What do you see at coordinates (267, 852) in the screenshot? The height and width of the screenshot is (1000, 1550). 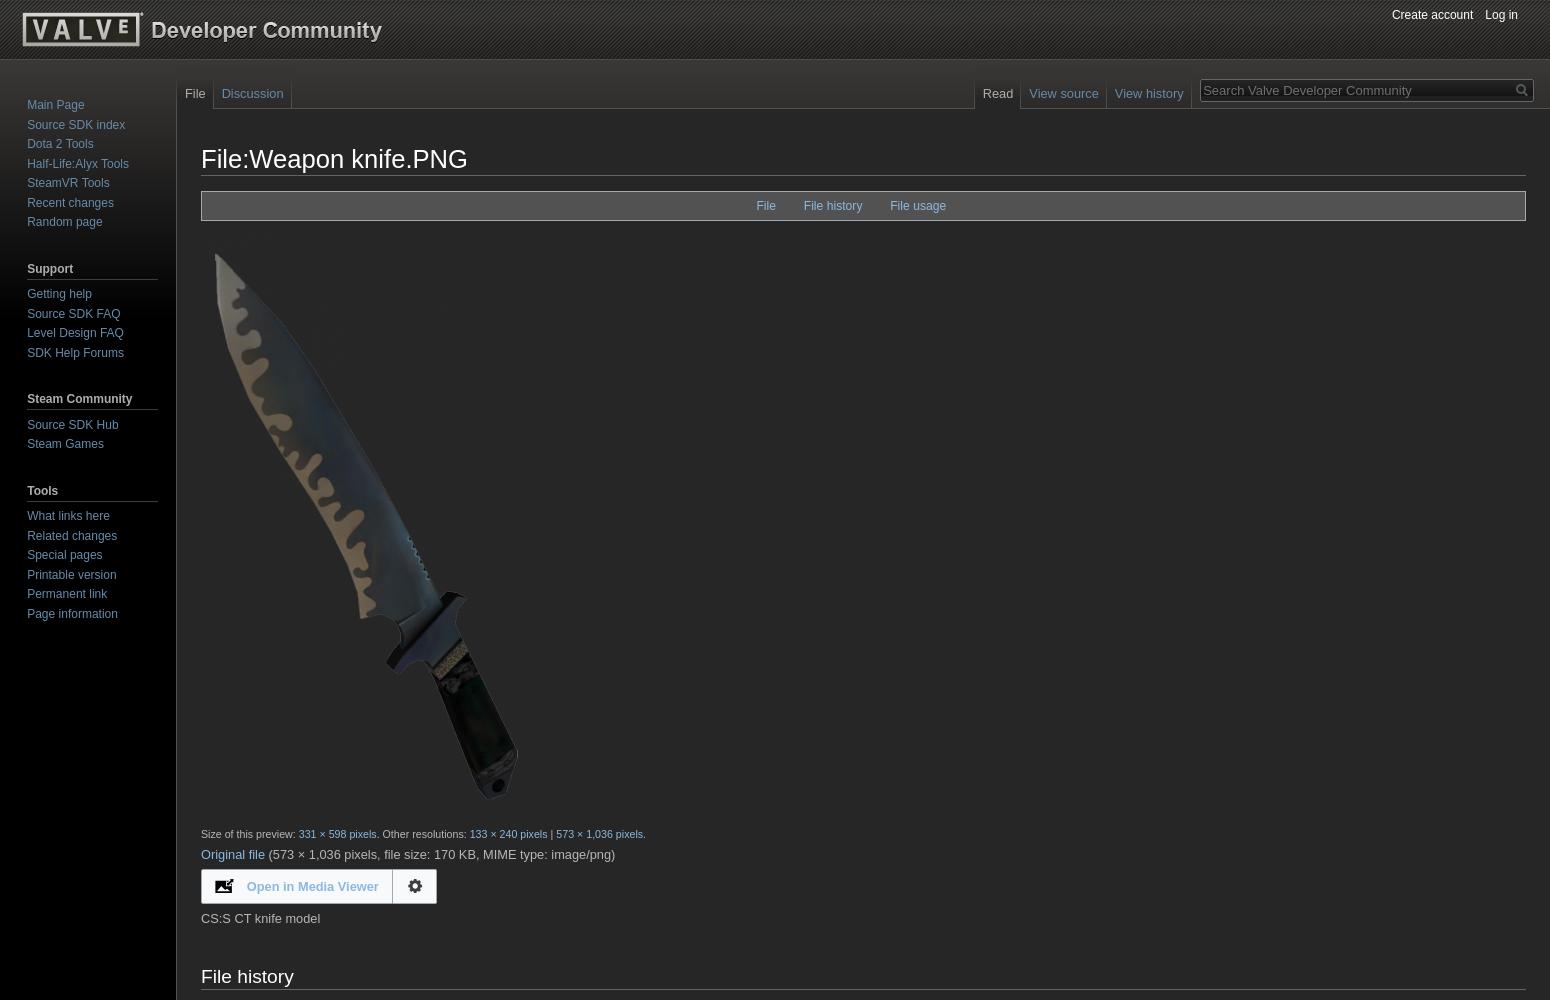 I see `'(573 × 1,036 pixels, file size: 170 KB, MIME type:'` at bounding box center [267, 852].